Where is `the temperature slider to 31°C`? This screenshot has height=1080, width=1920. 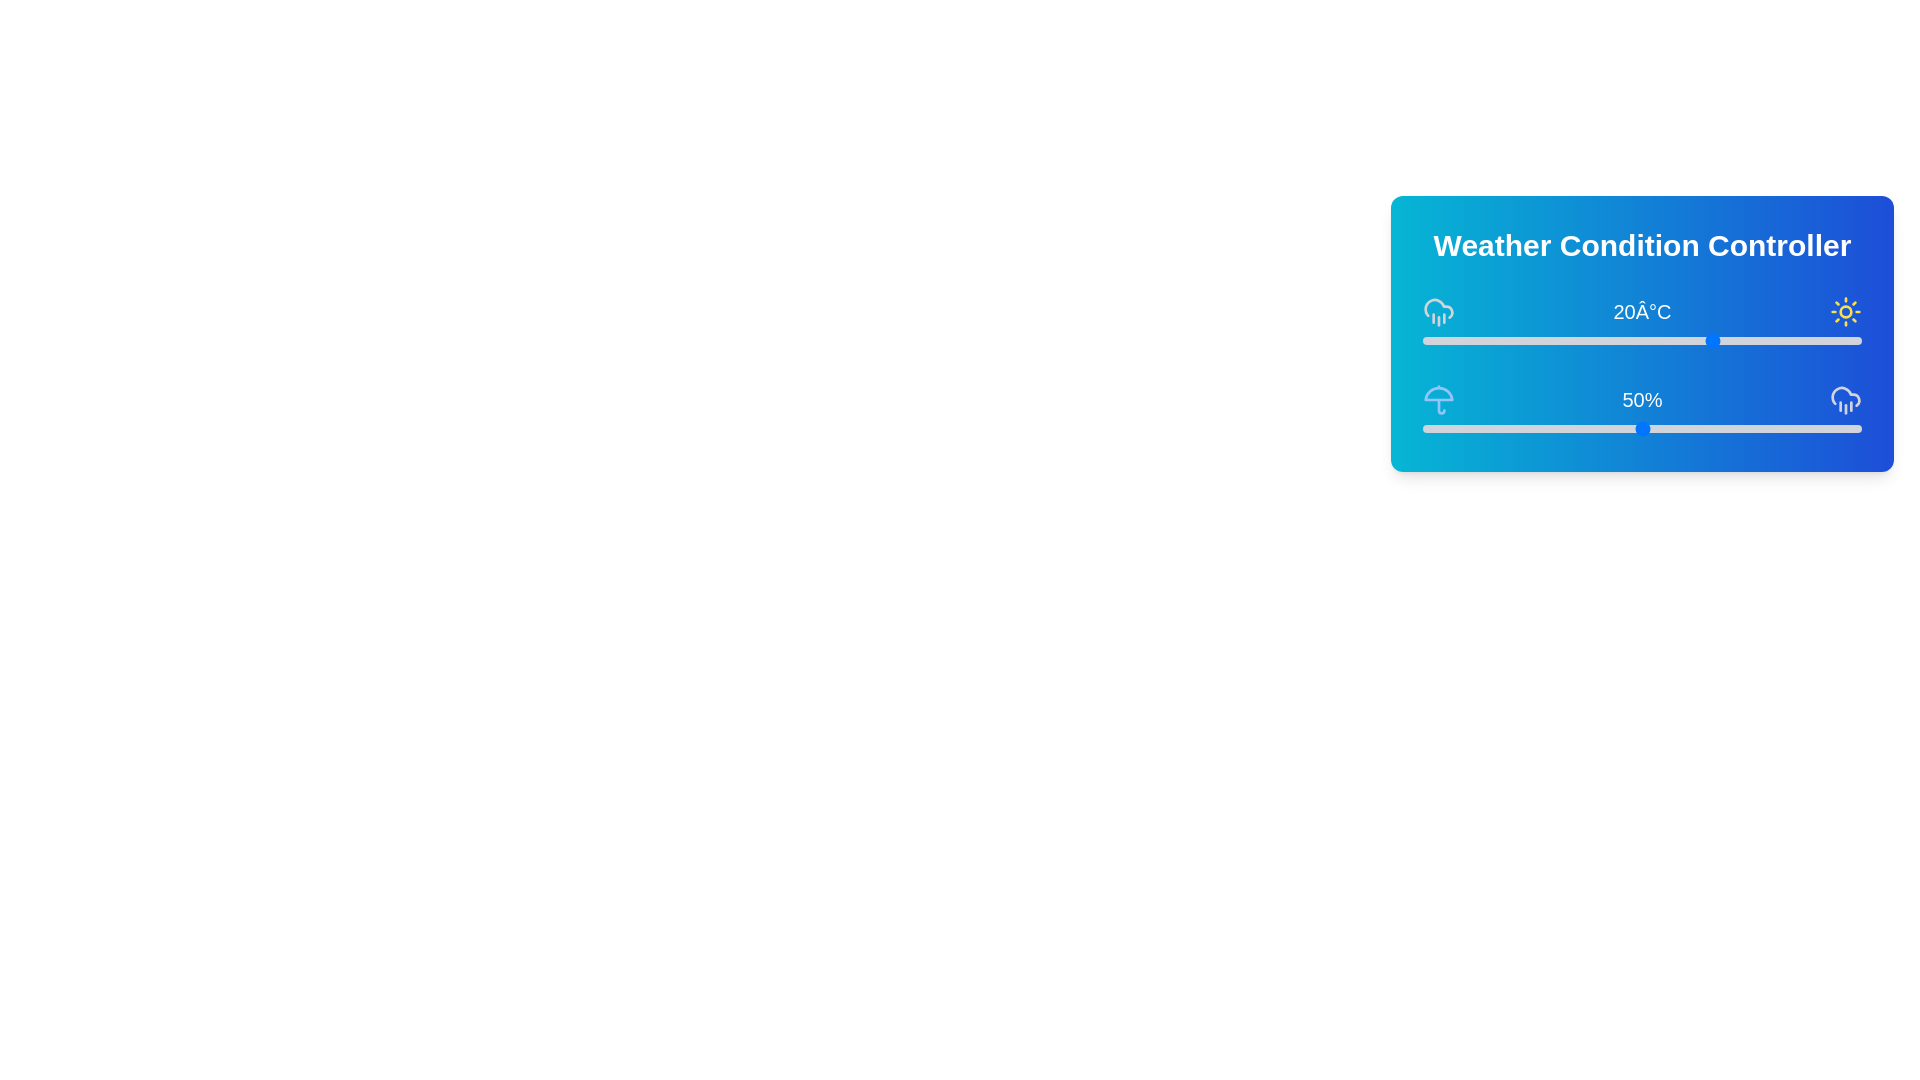 the temperature slider to 31°C is located at coordinates (1796, 339).